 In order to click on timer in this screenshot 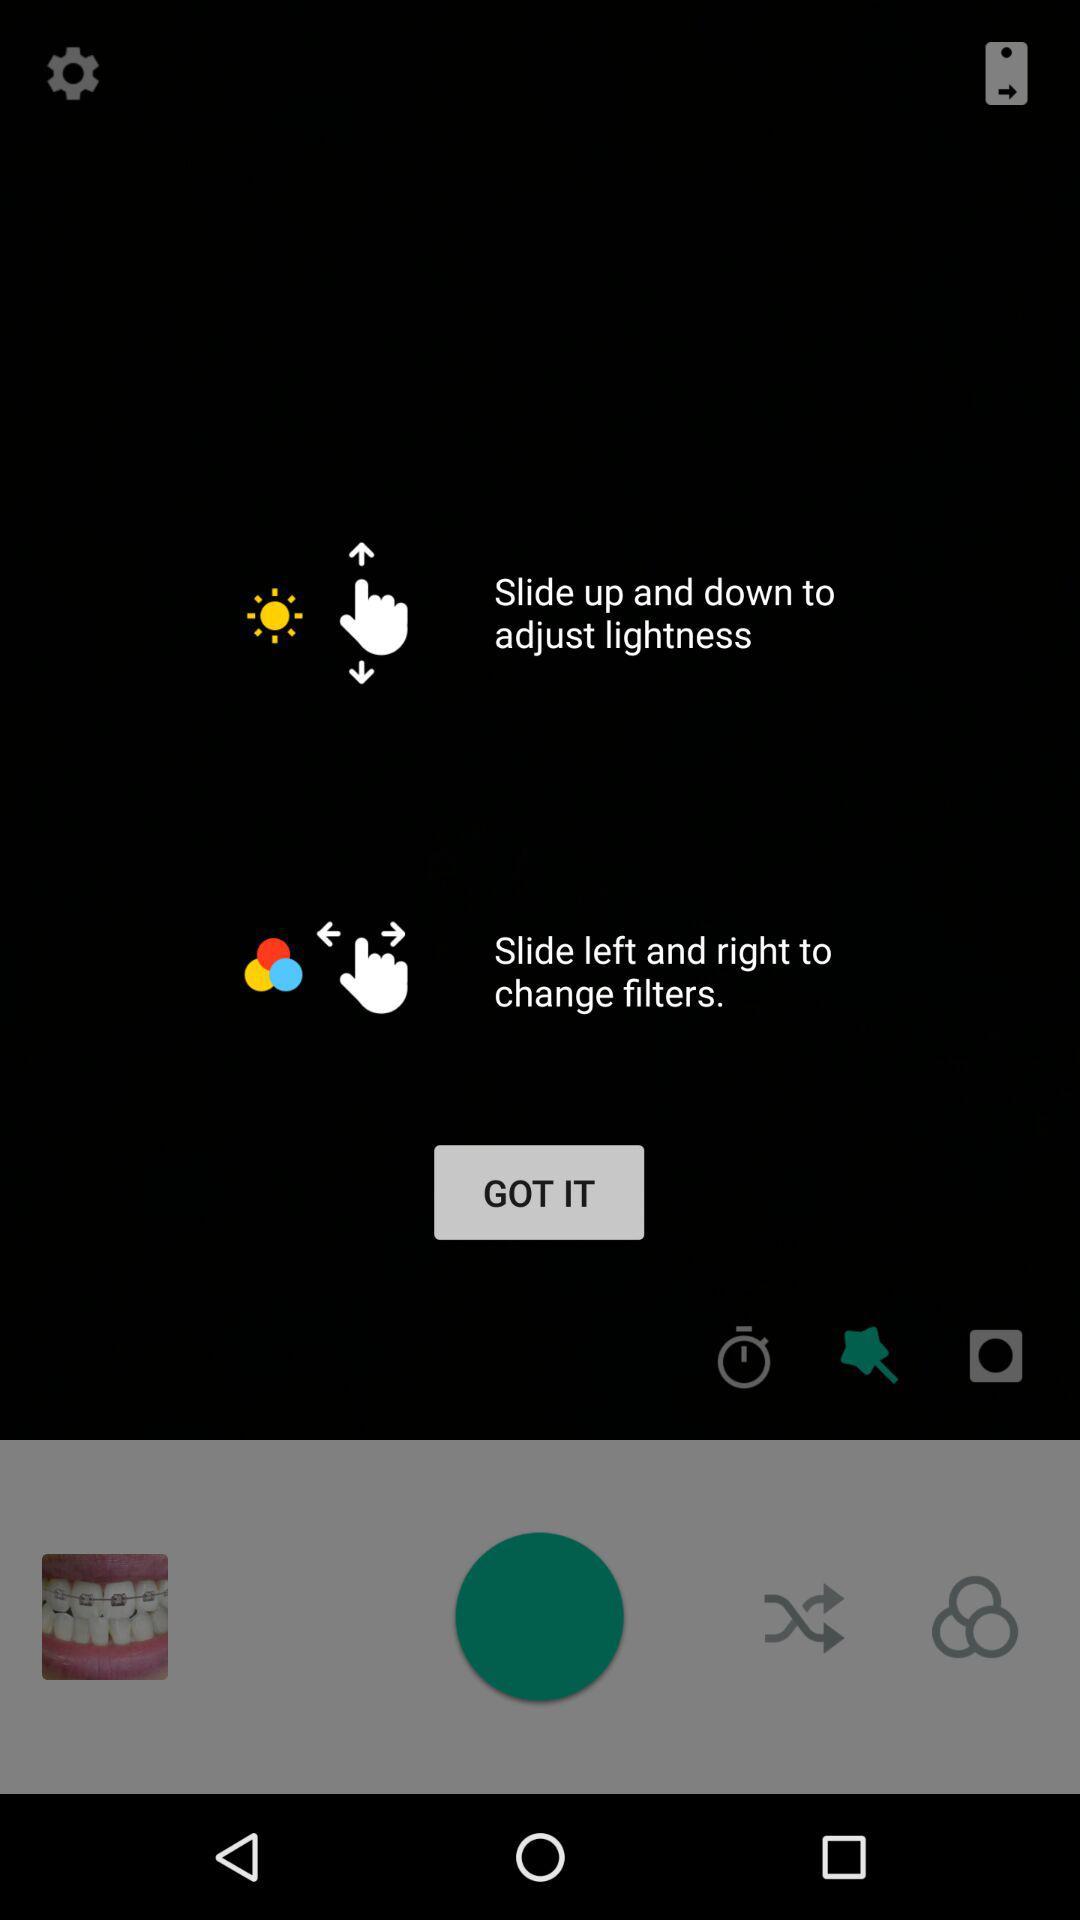, I will do `click(744, 1356)`.